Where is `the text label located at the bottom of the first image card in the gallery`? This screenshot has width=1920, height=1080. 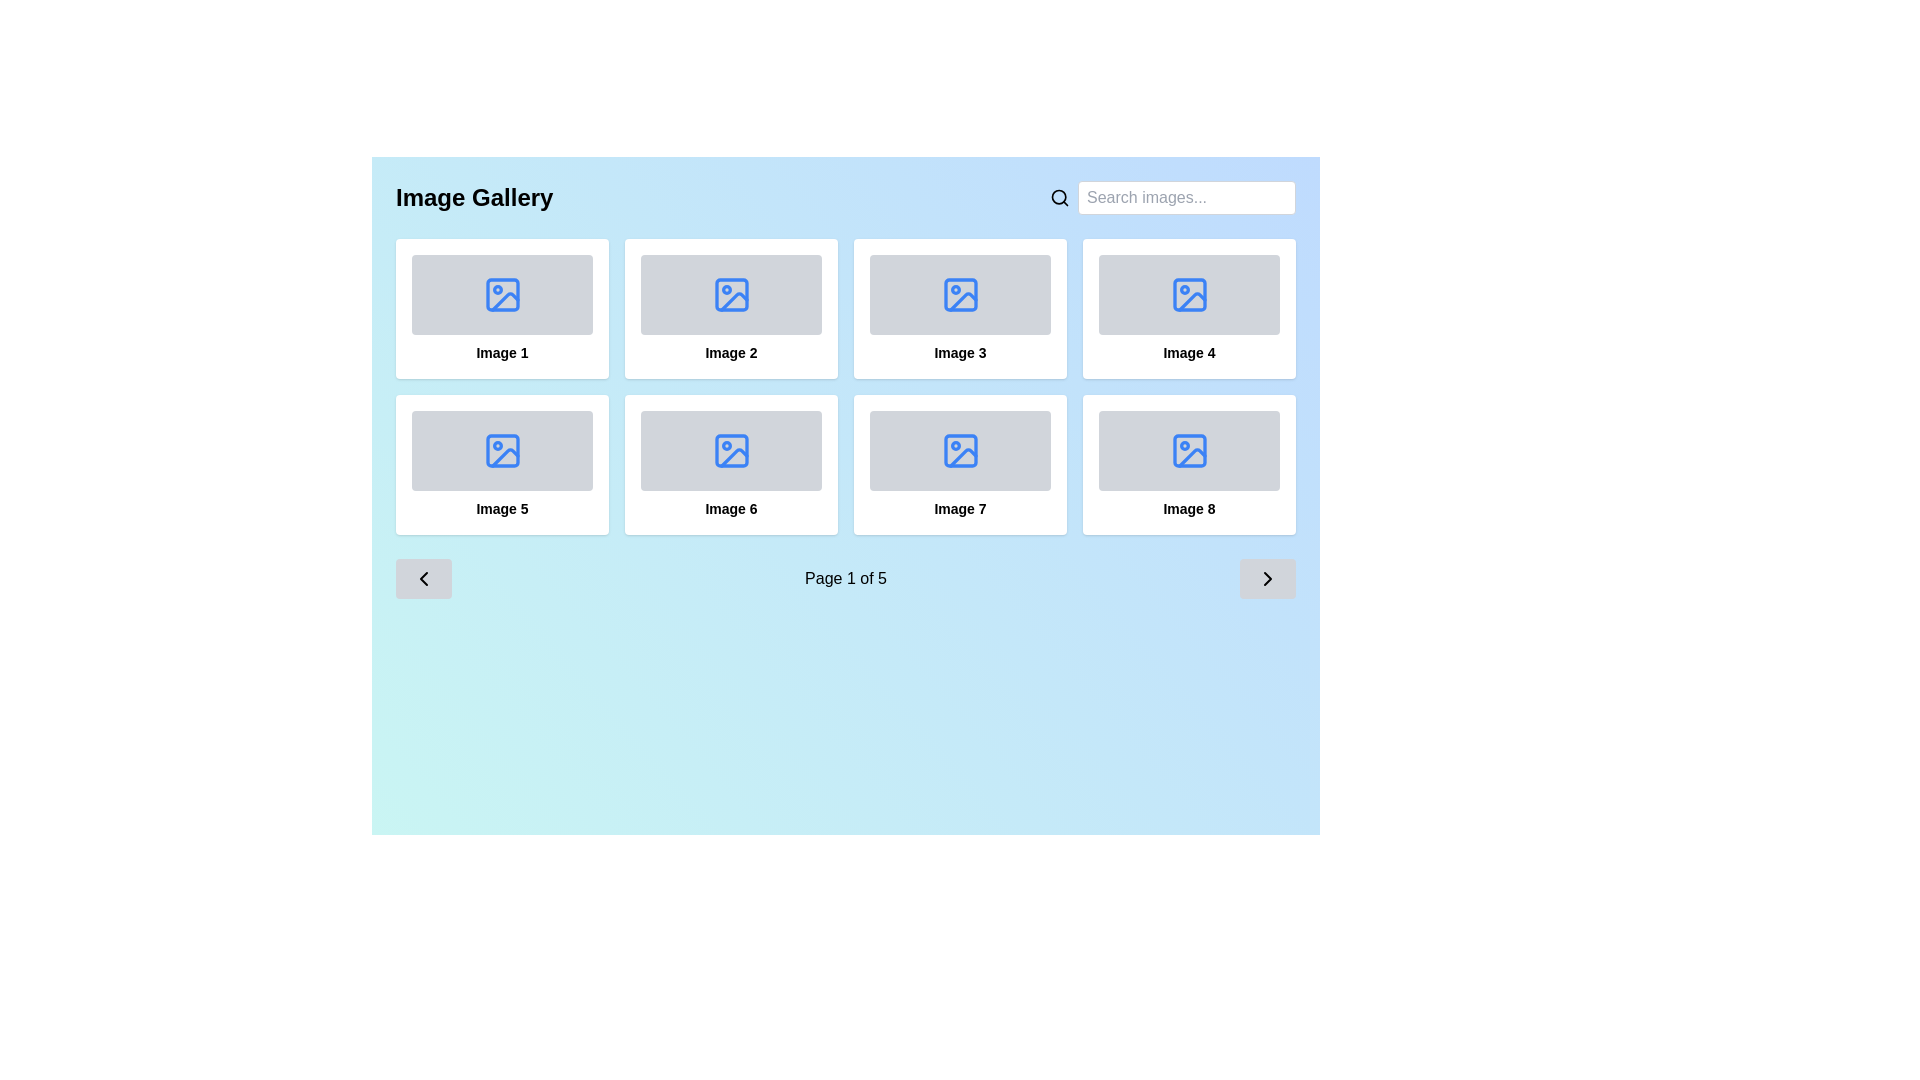 the text label located at the bottom of the first image card in the gallery is located at coordinates (502, 352).